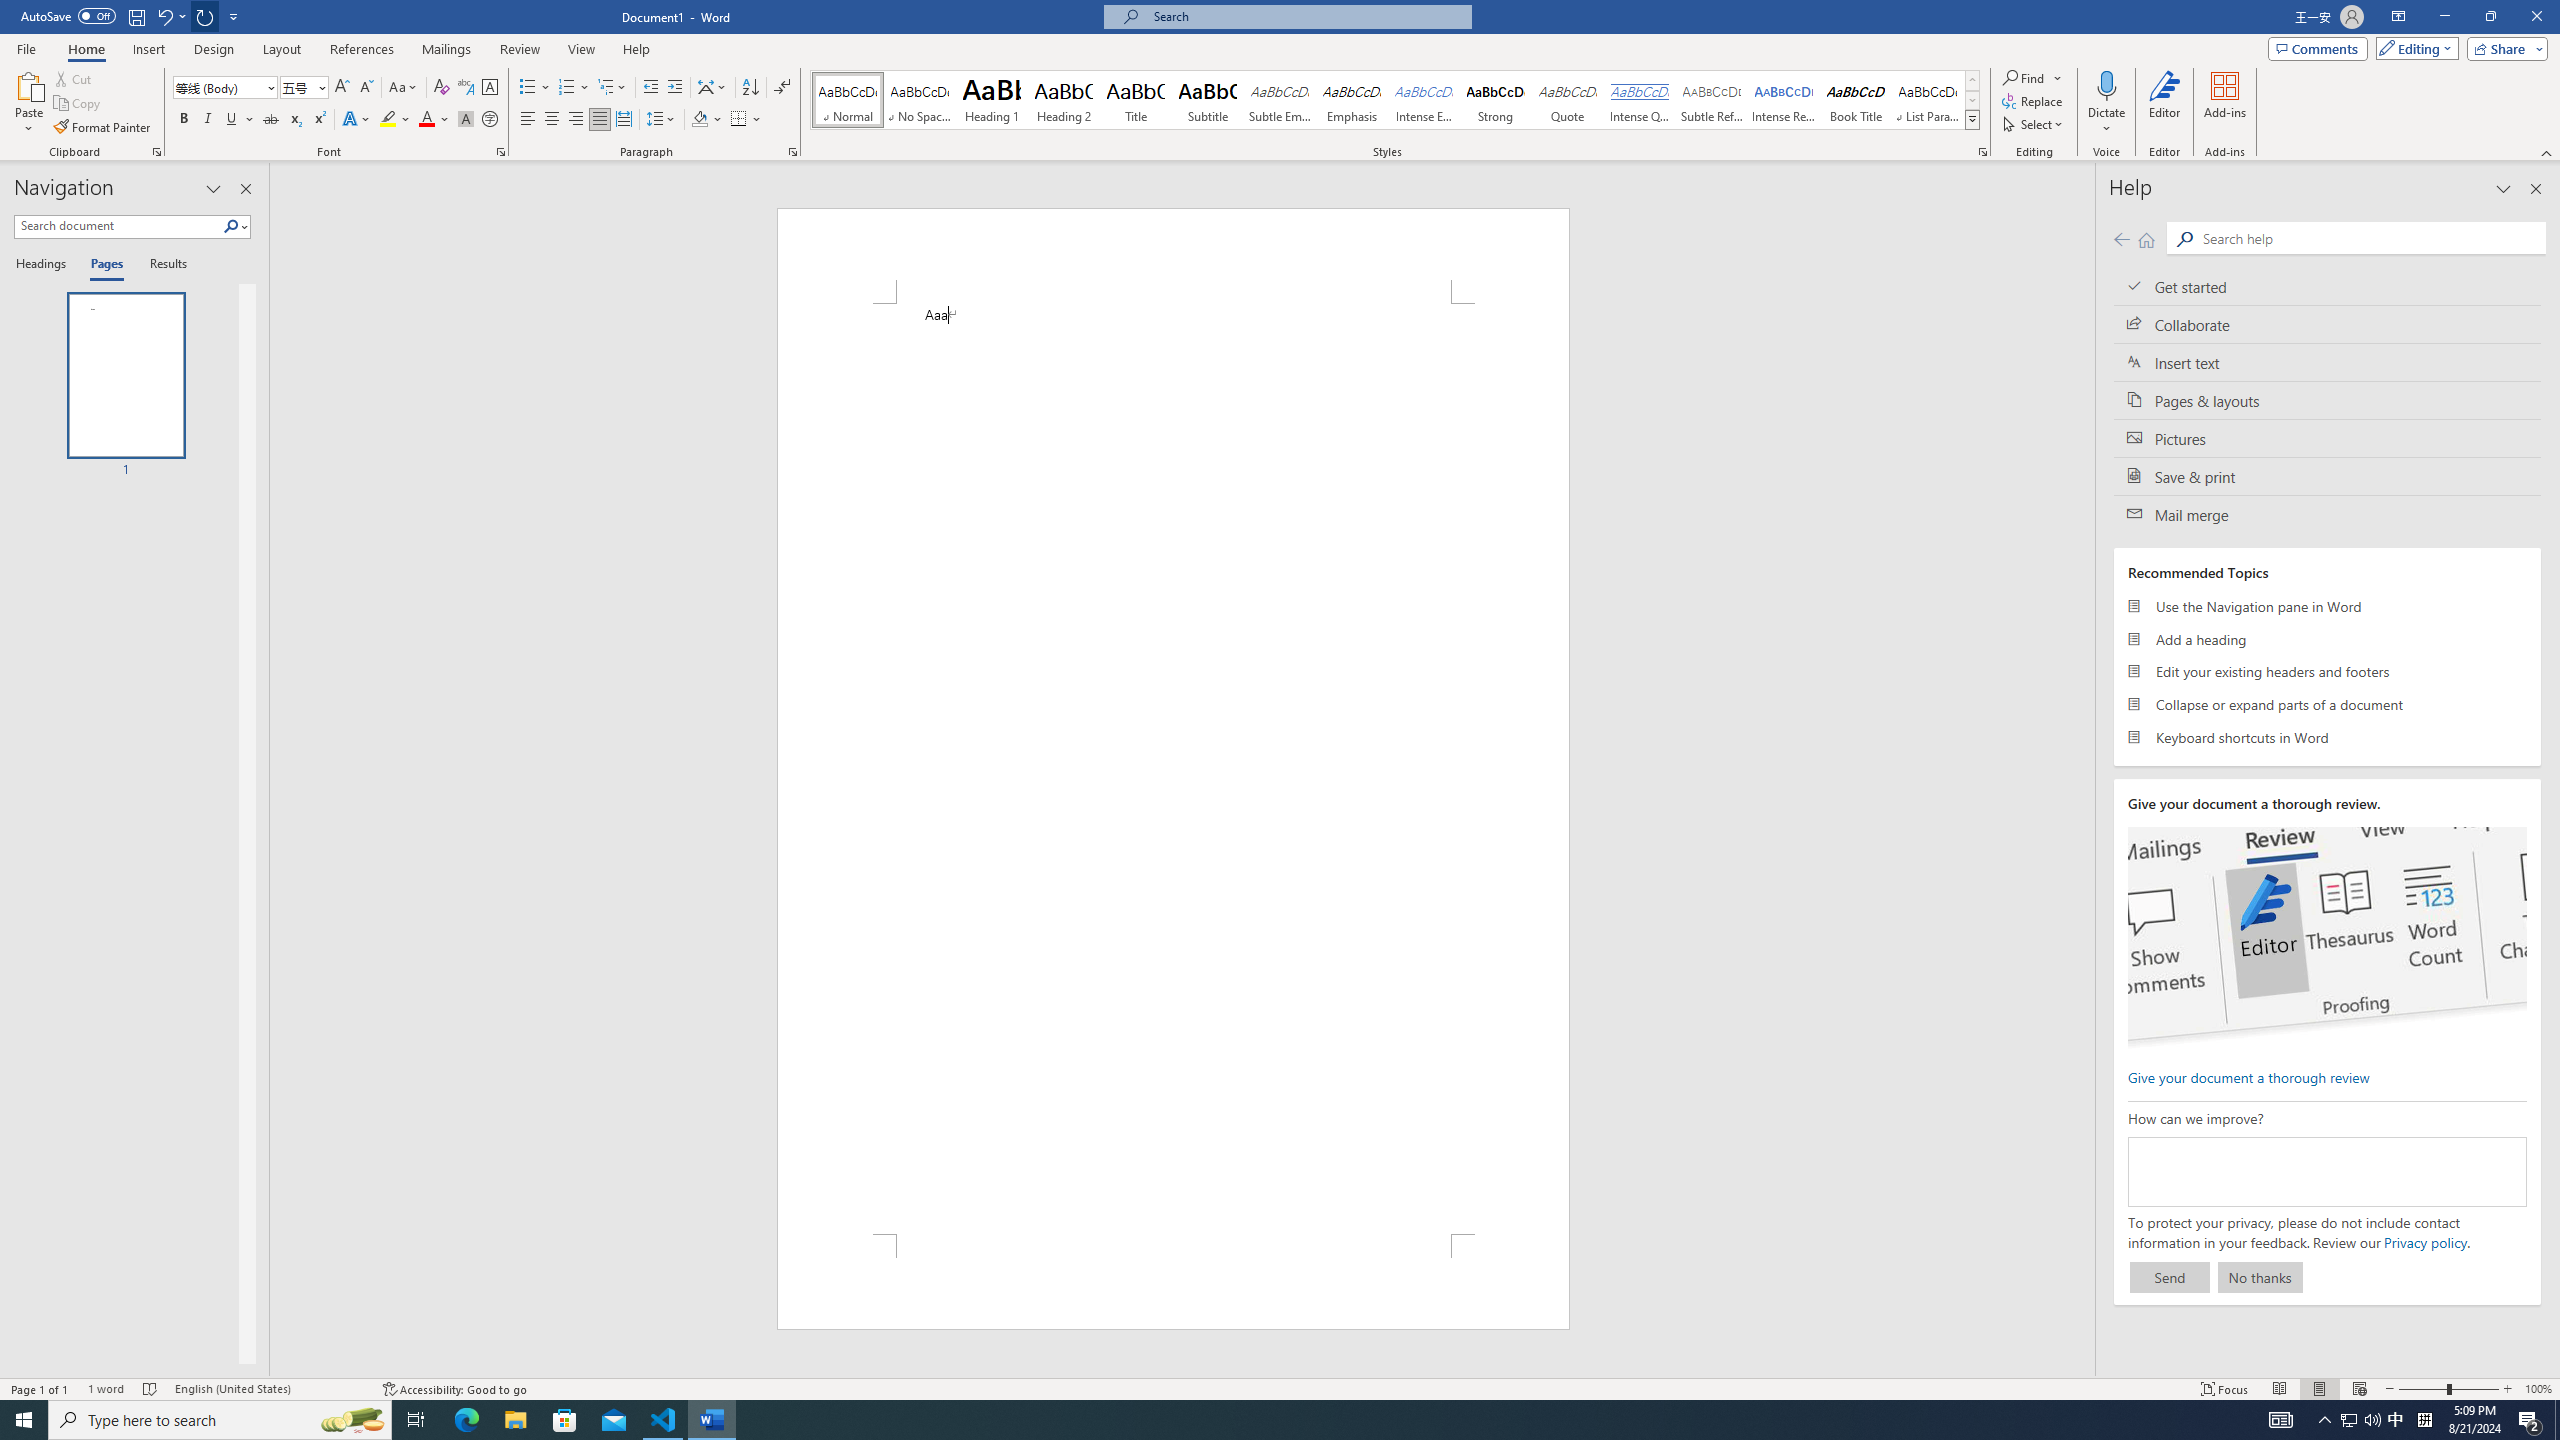 This screenshot has height=1440, width=2560. What do you see at coordinates (745, 118) in the screenshot?
I see `'Borders'` at bounding box center [745, 118].